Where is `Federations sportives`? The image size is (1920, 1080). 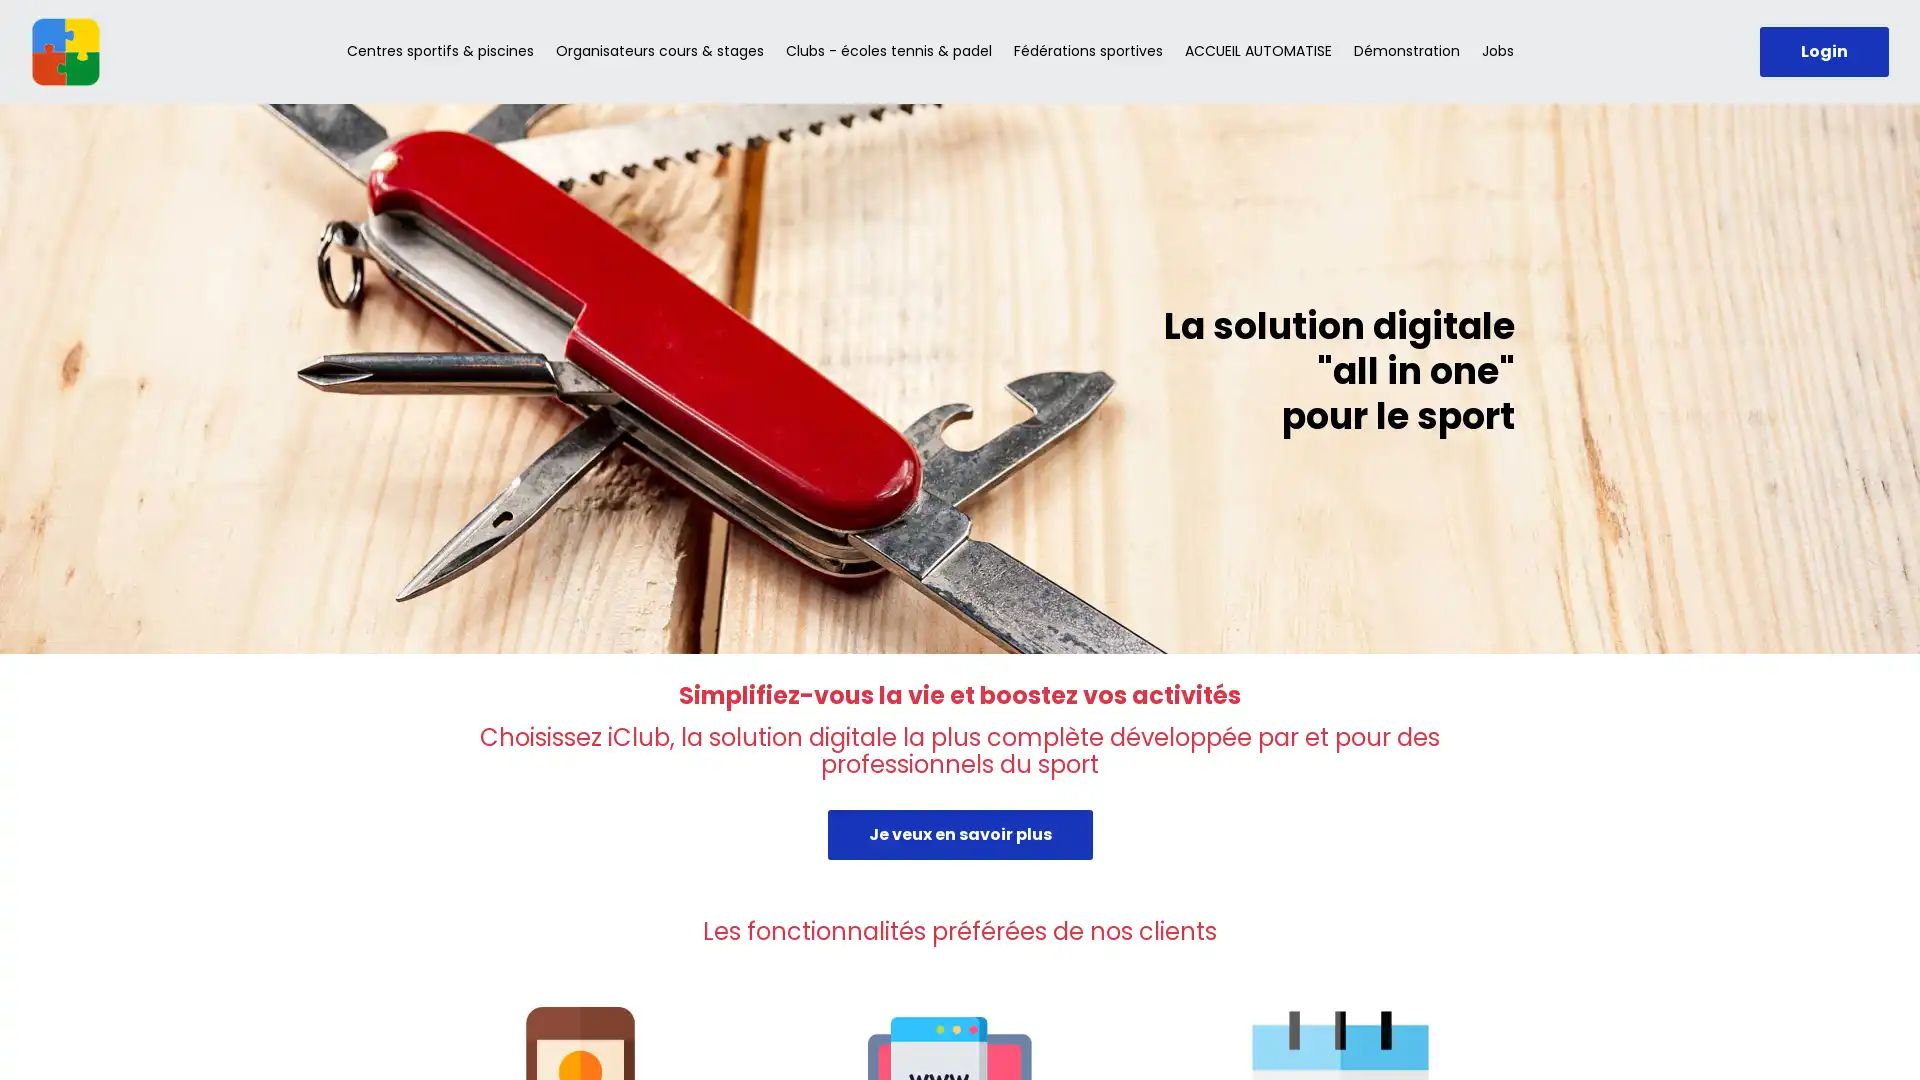 Federations sportives is located at coordinates (1086, 50).